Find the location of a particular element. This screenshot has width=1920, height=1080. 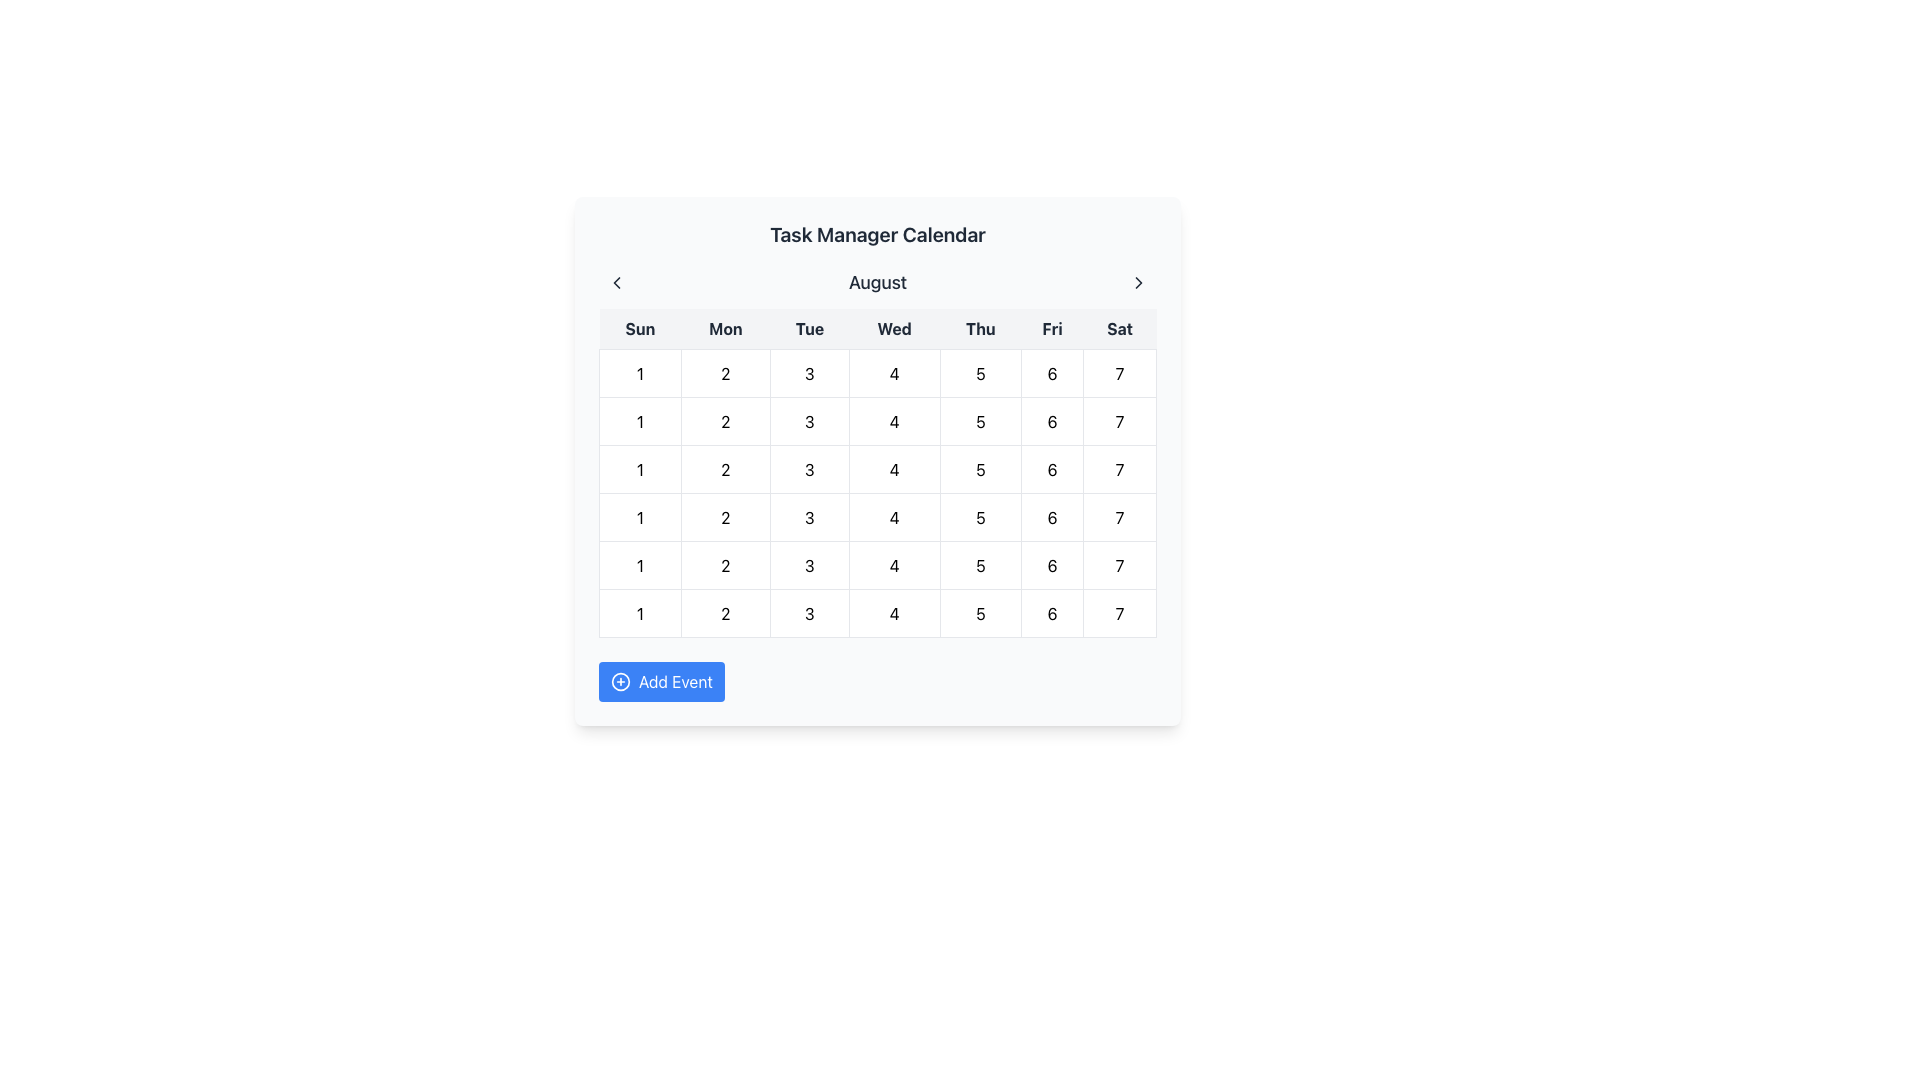

to select the date represented by the text label indicating the 4th day of the month in the calendar's first row and fourth column is located at coordinates (893, 469).